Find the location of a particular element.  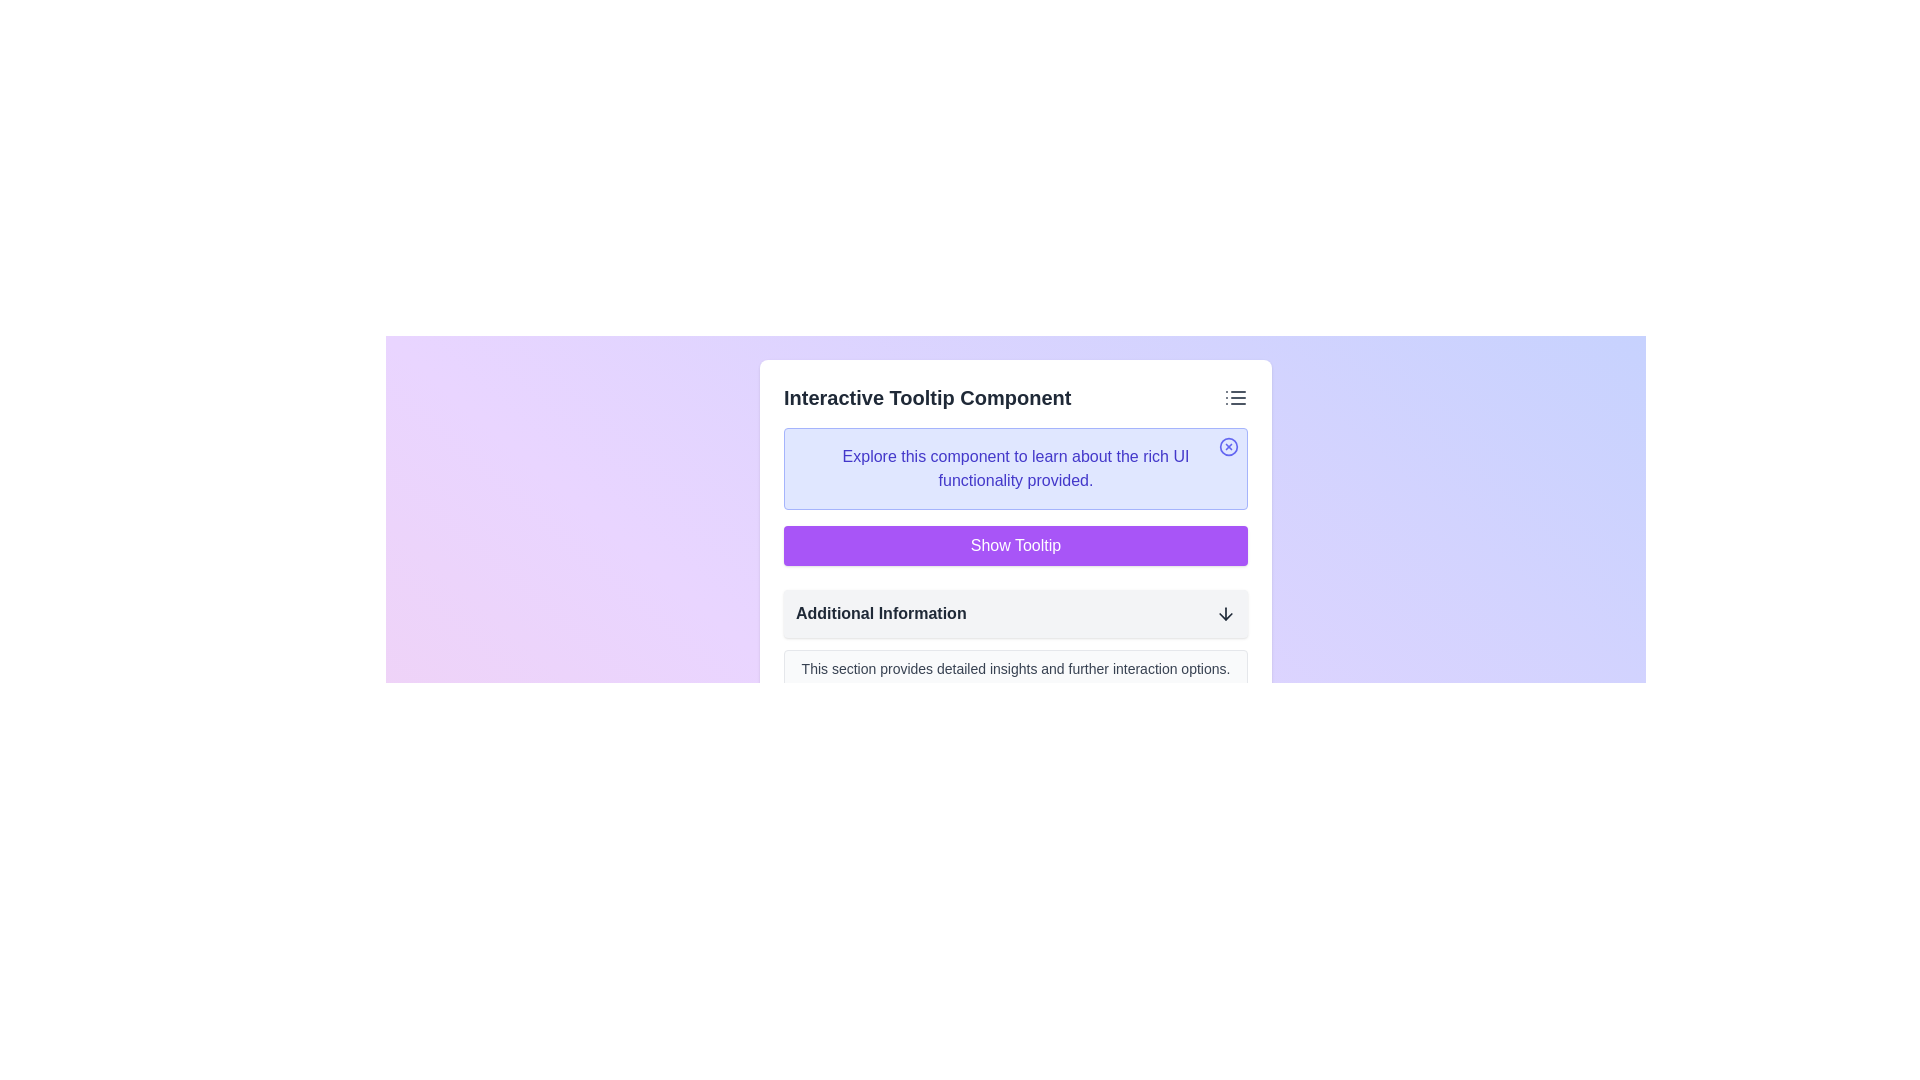

the text label that reads 'Additional Information', which is styled with a bold font and positioned within a light gray rectangular box, indicating its role in navigation or expansion is located at coordinates (880, 612).